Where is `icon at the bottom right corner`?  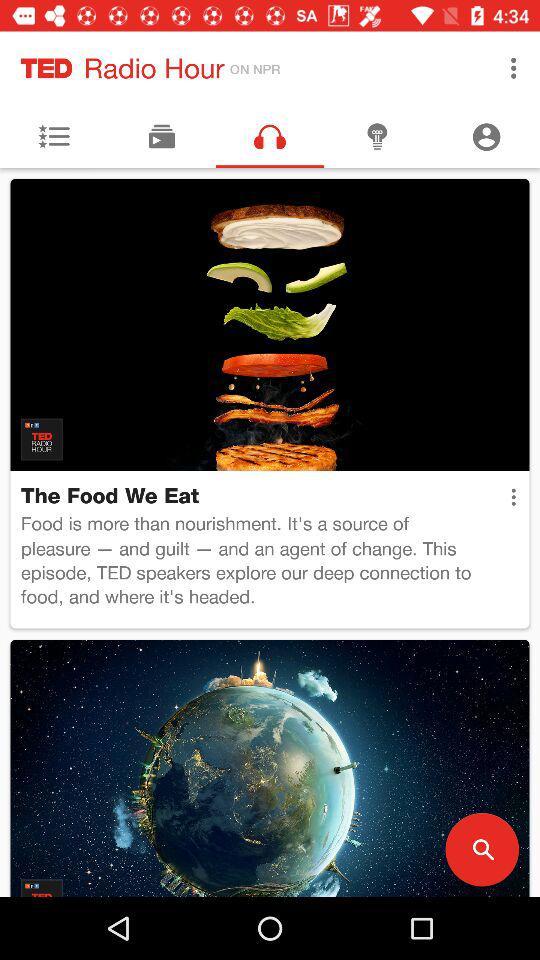
icon at the bottom right corner is located at coordinates (481, 848).